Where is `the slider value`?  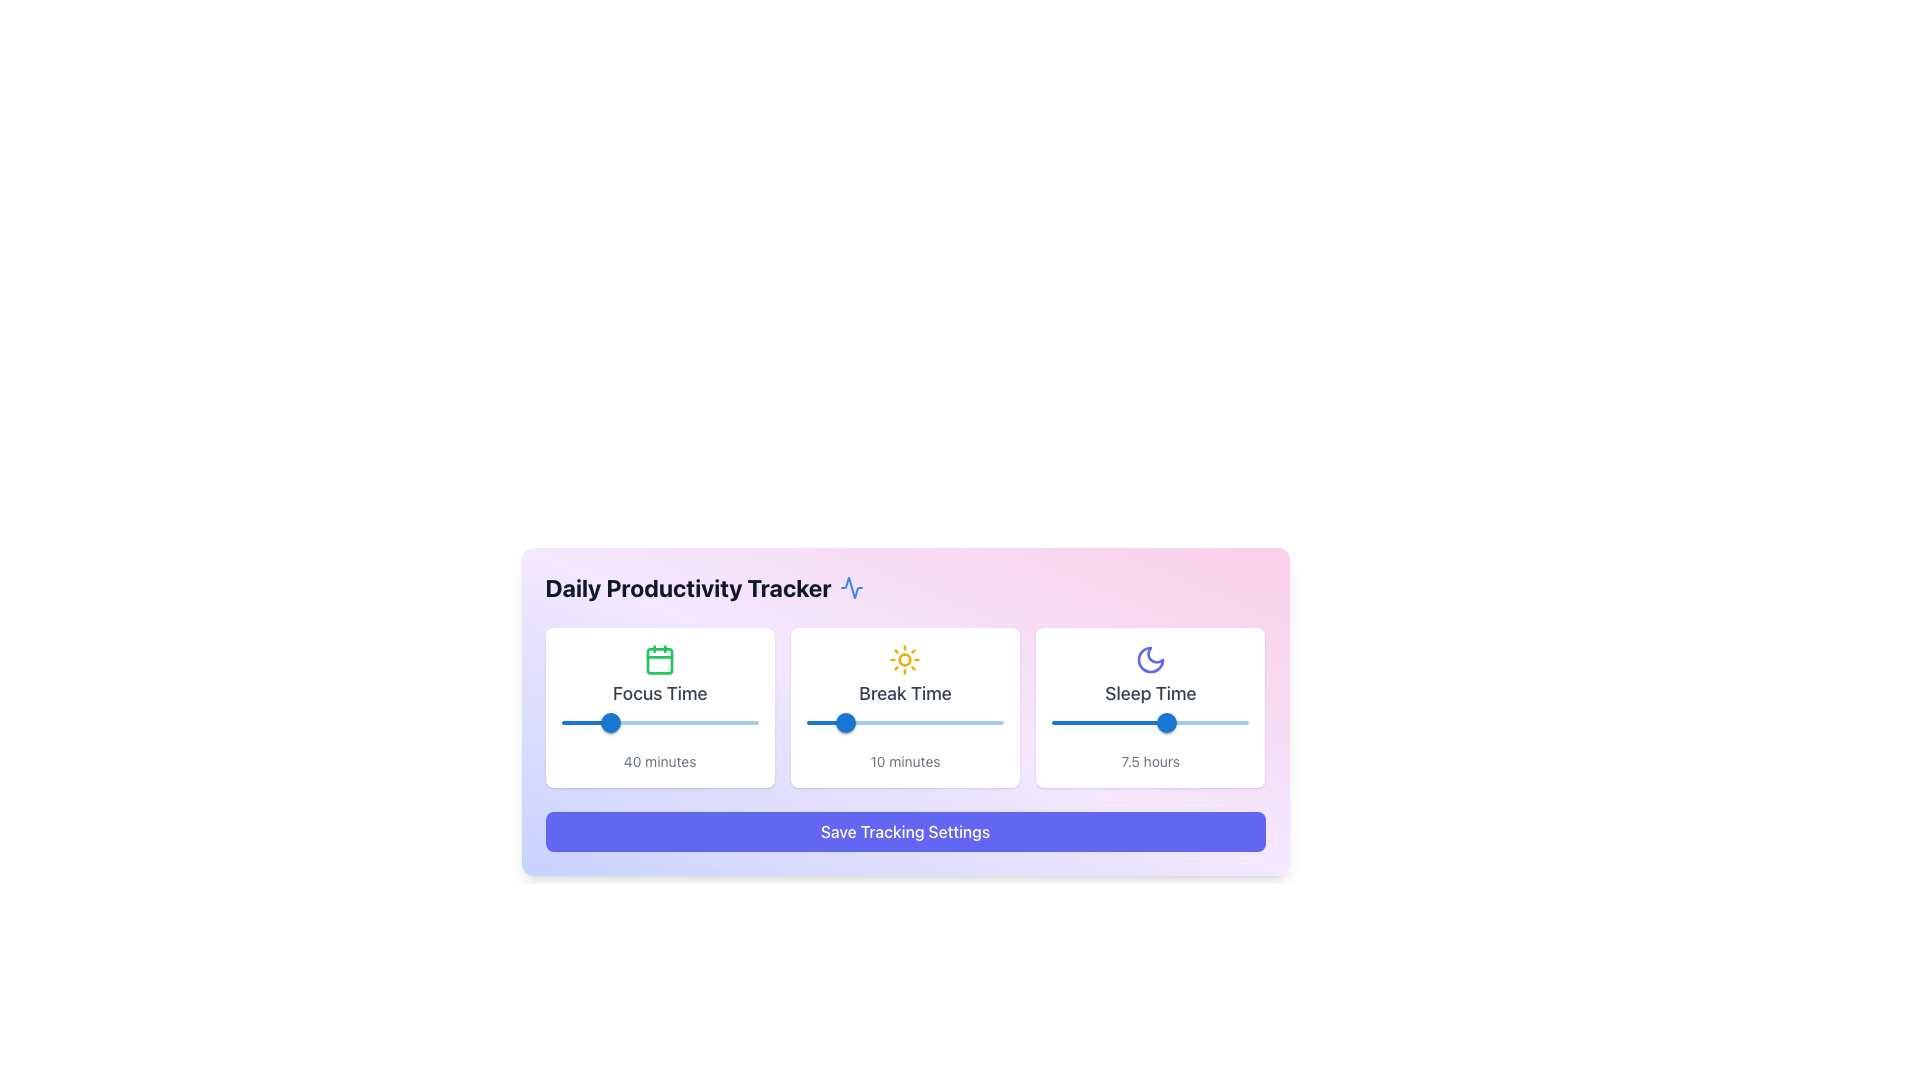
the slider value is located at coordinates (1150, 722).